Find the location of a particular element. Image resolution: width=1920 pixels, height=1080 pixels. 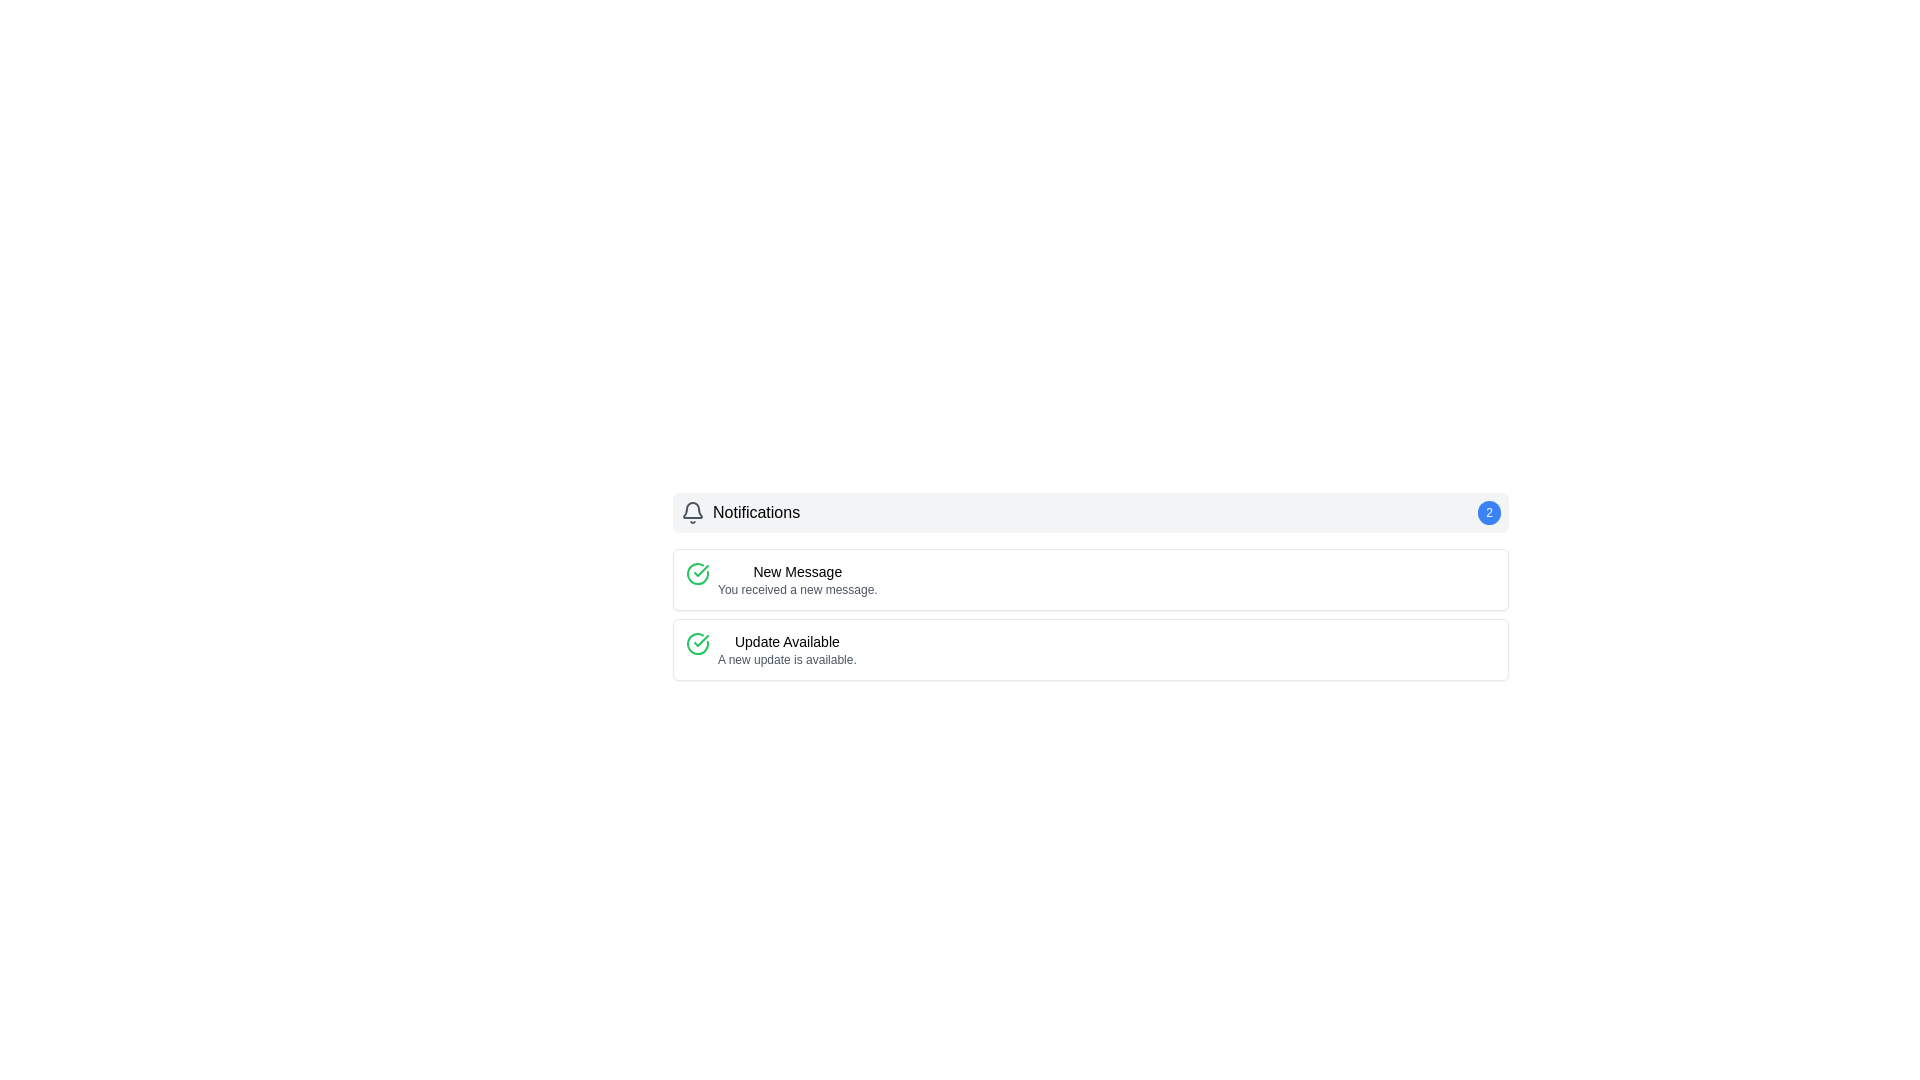

the notification message text block that informs users about the availability of an update, located on the second row of notification cards is located at coordinates (786, 650).